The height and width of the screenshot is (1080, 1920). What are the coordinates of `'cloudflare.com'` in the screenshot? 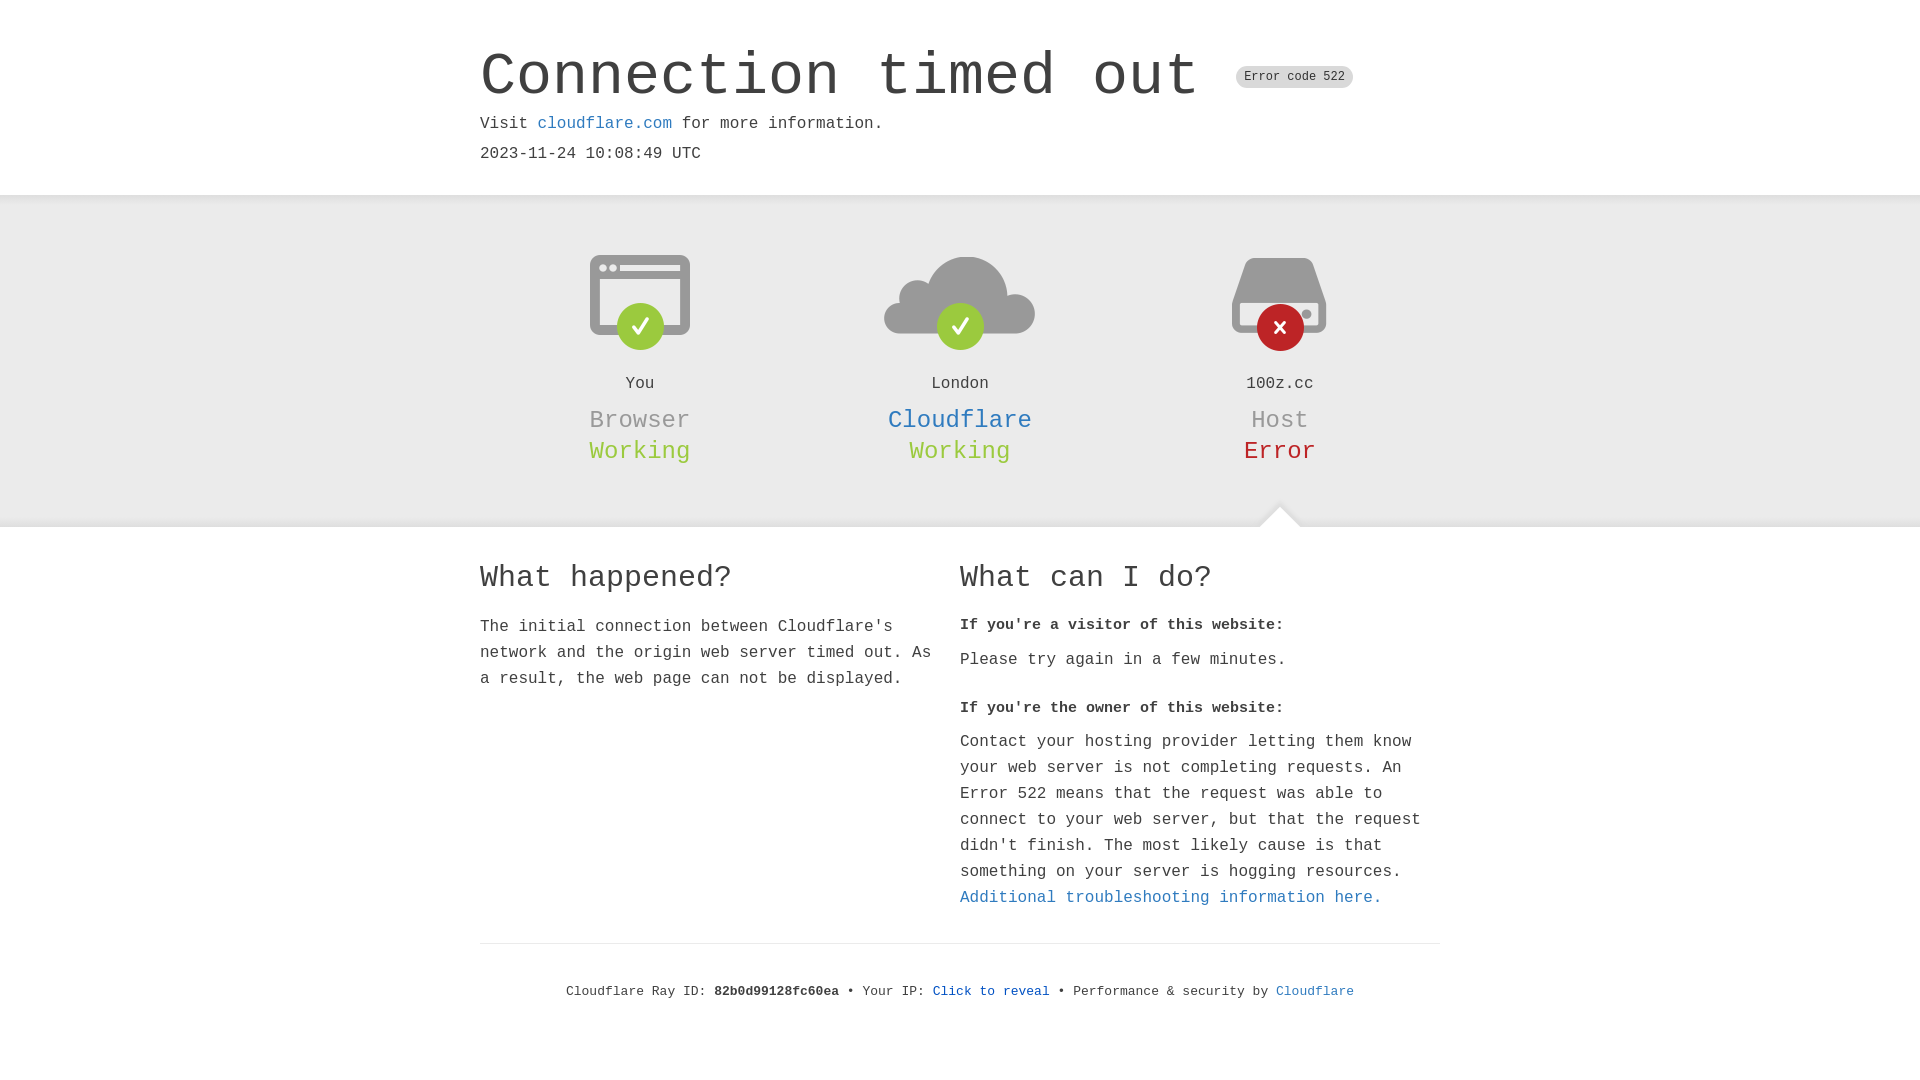 It's located at (537, 123).